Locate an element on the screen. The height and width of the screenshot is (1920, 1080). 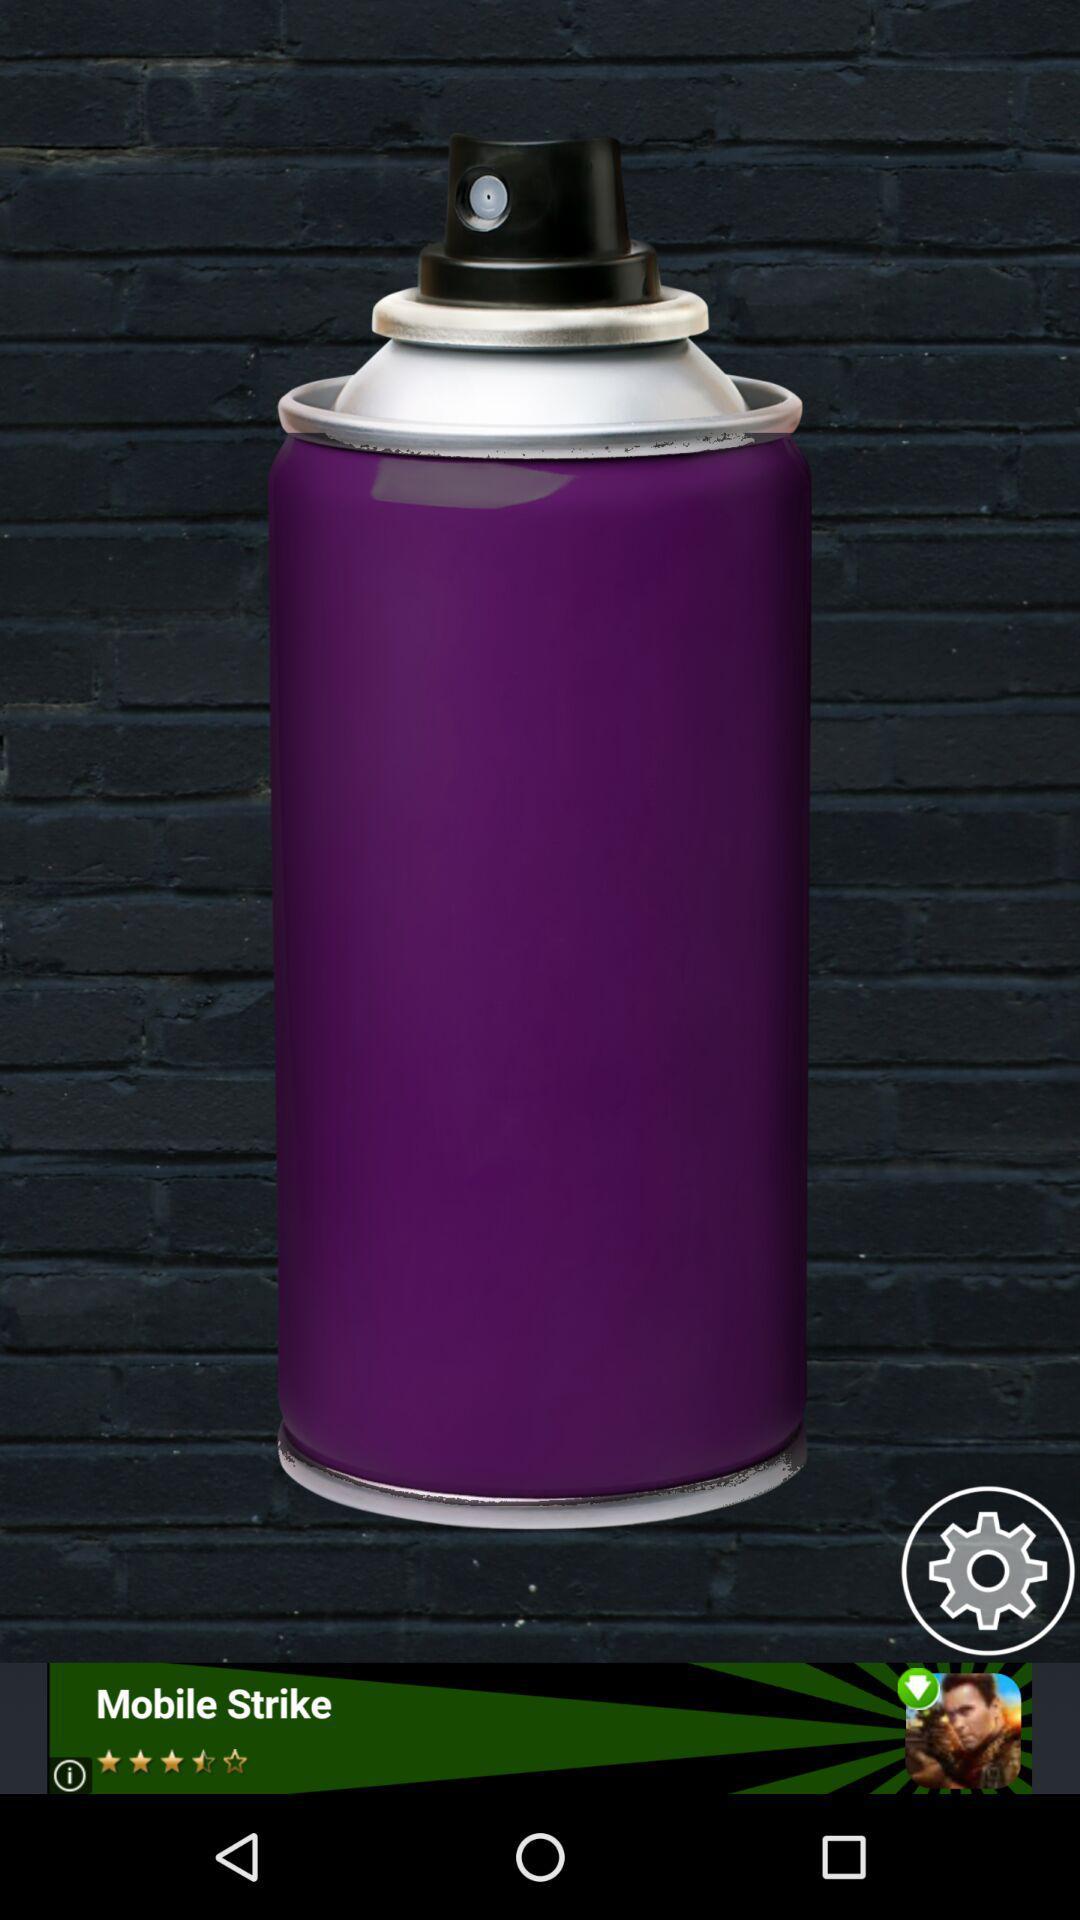
settings is located at coordinates (987, 1569).